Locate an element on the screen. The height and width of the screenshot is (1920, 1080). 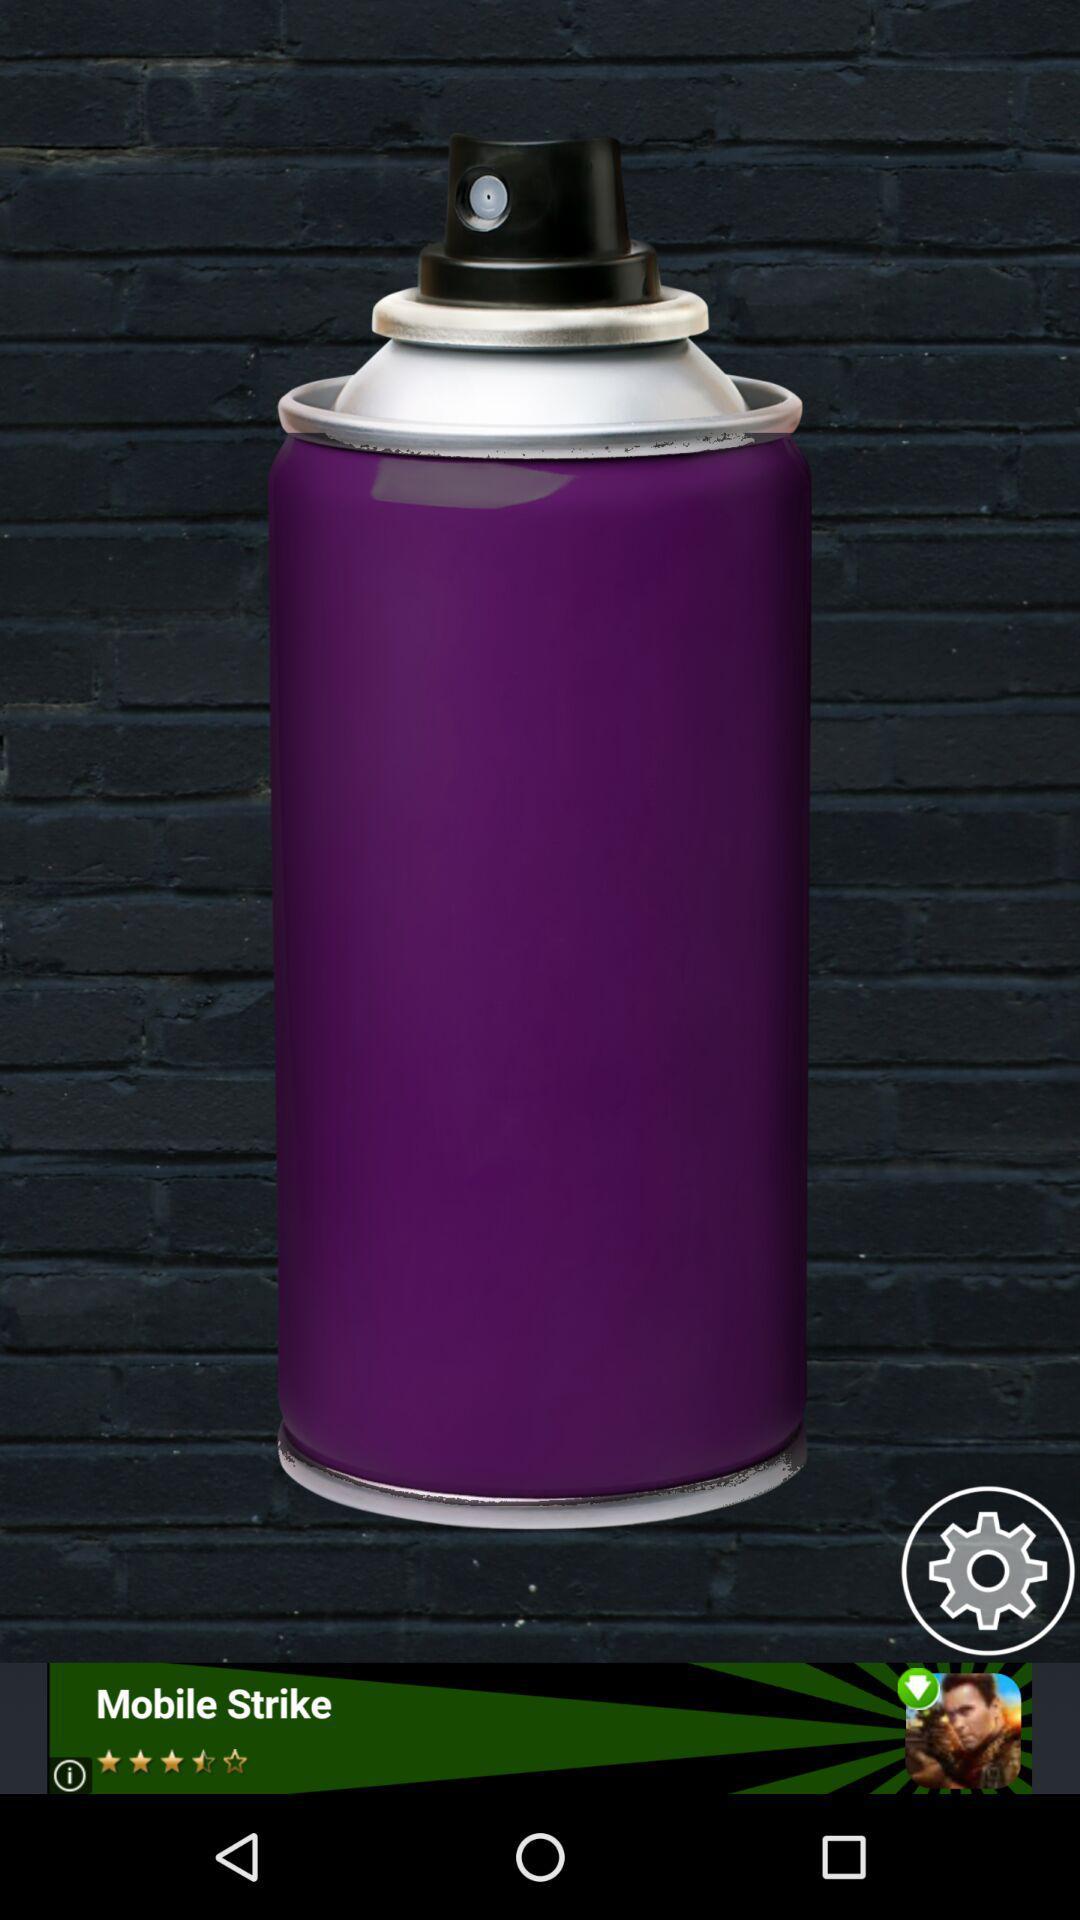
settings is located at coordinates (987, 1569).